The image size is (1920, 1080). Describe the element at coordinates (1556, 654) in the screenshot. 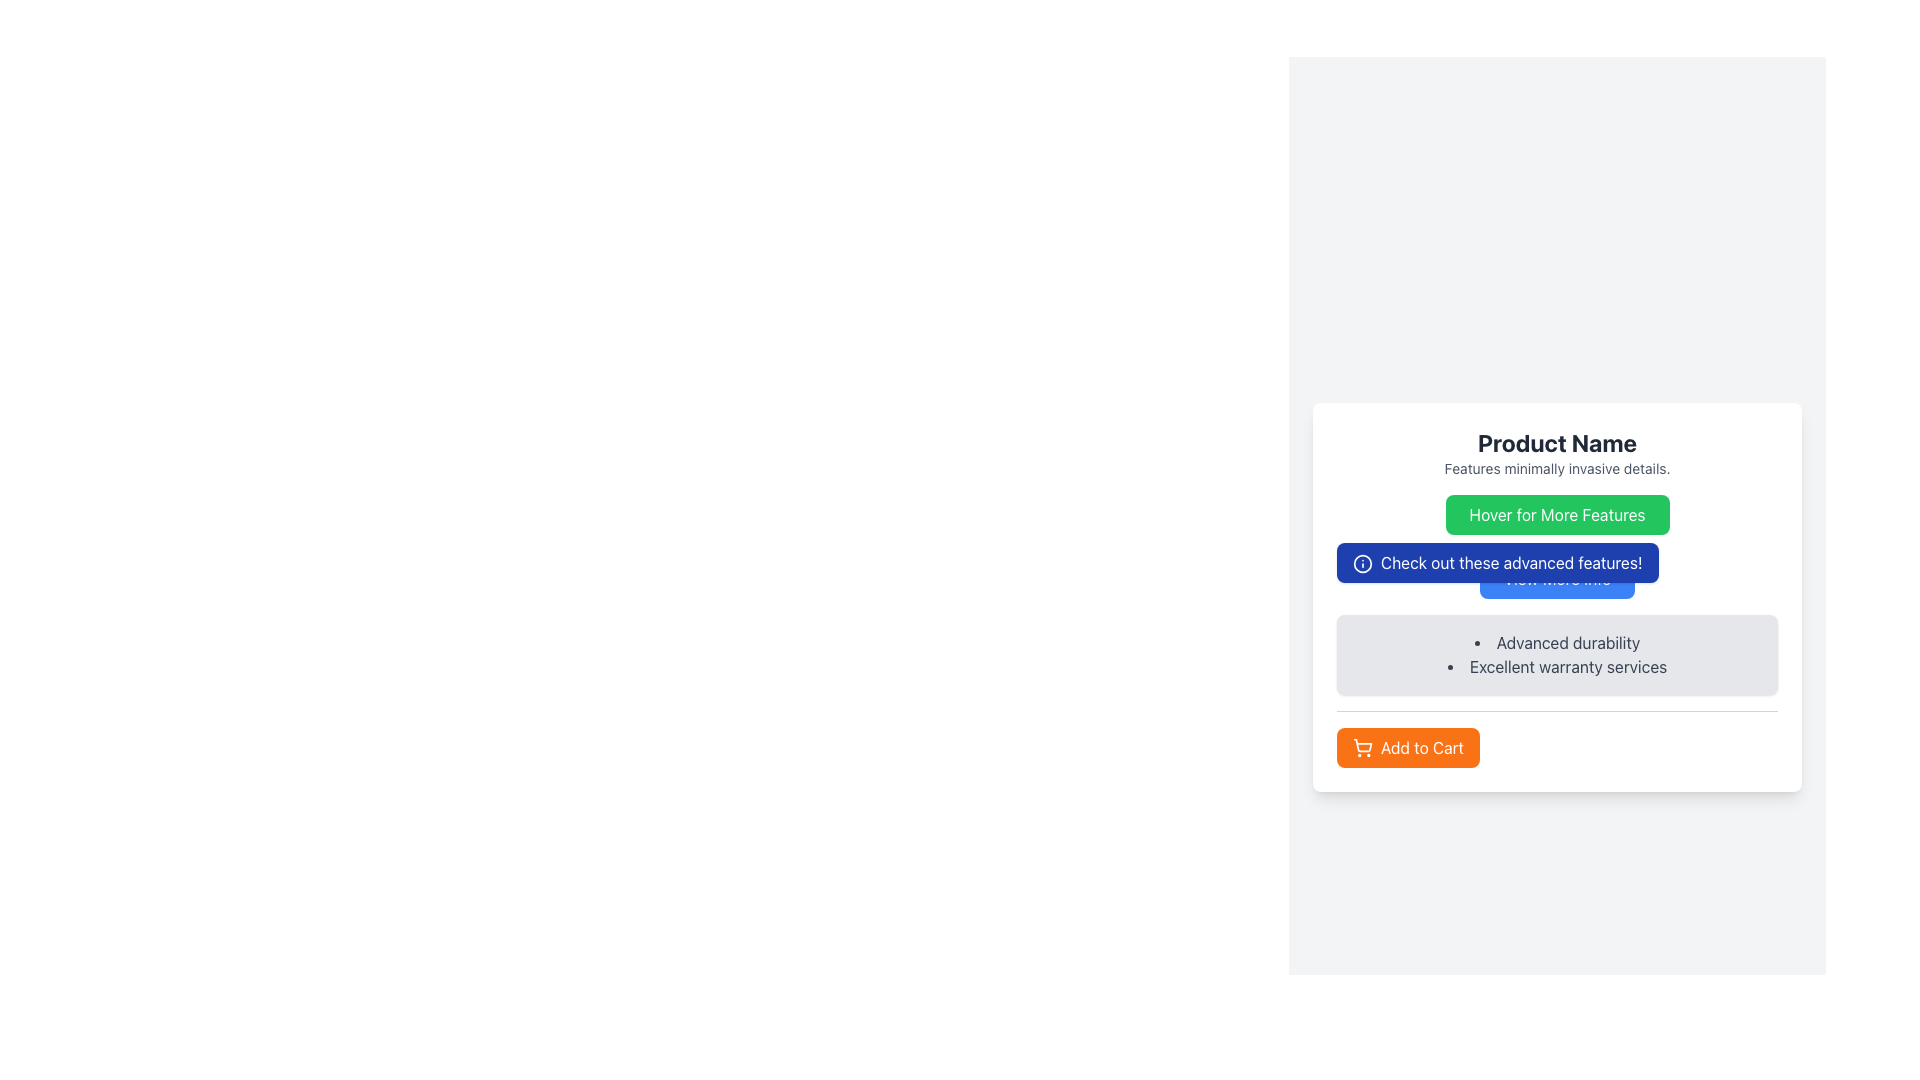

I see `text from the informational list that presents product features, located in the grey rounded section below the blue call-to-action button and above the orange 'Add to Cart' button` at that location.